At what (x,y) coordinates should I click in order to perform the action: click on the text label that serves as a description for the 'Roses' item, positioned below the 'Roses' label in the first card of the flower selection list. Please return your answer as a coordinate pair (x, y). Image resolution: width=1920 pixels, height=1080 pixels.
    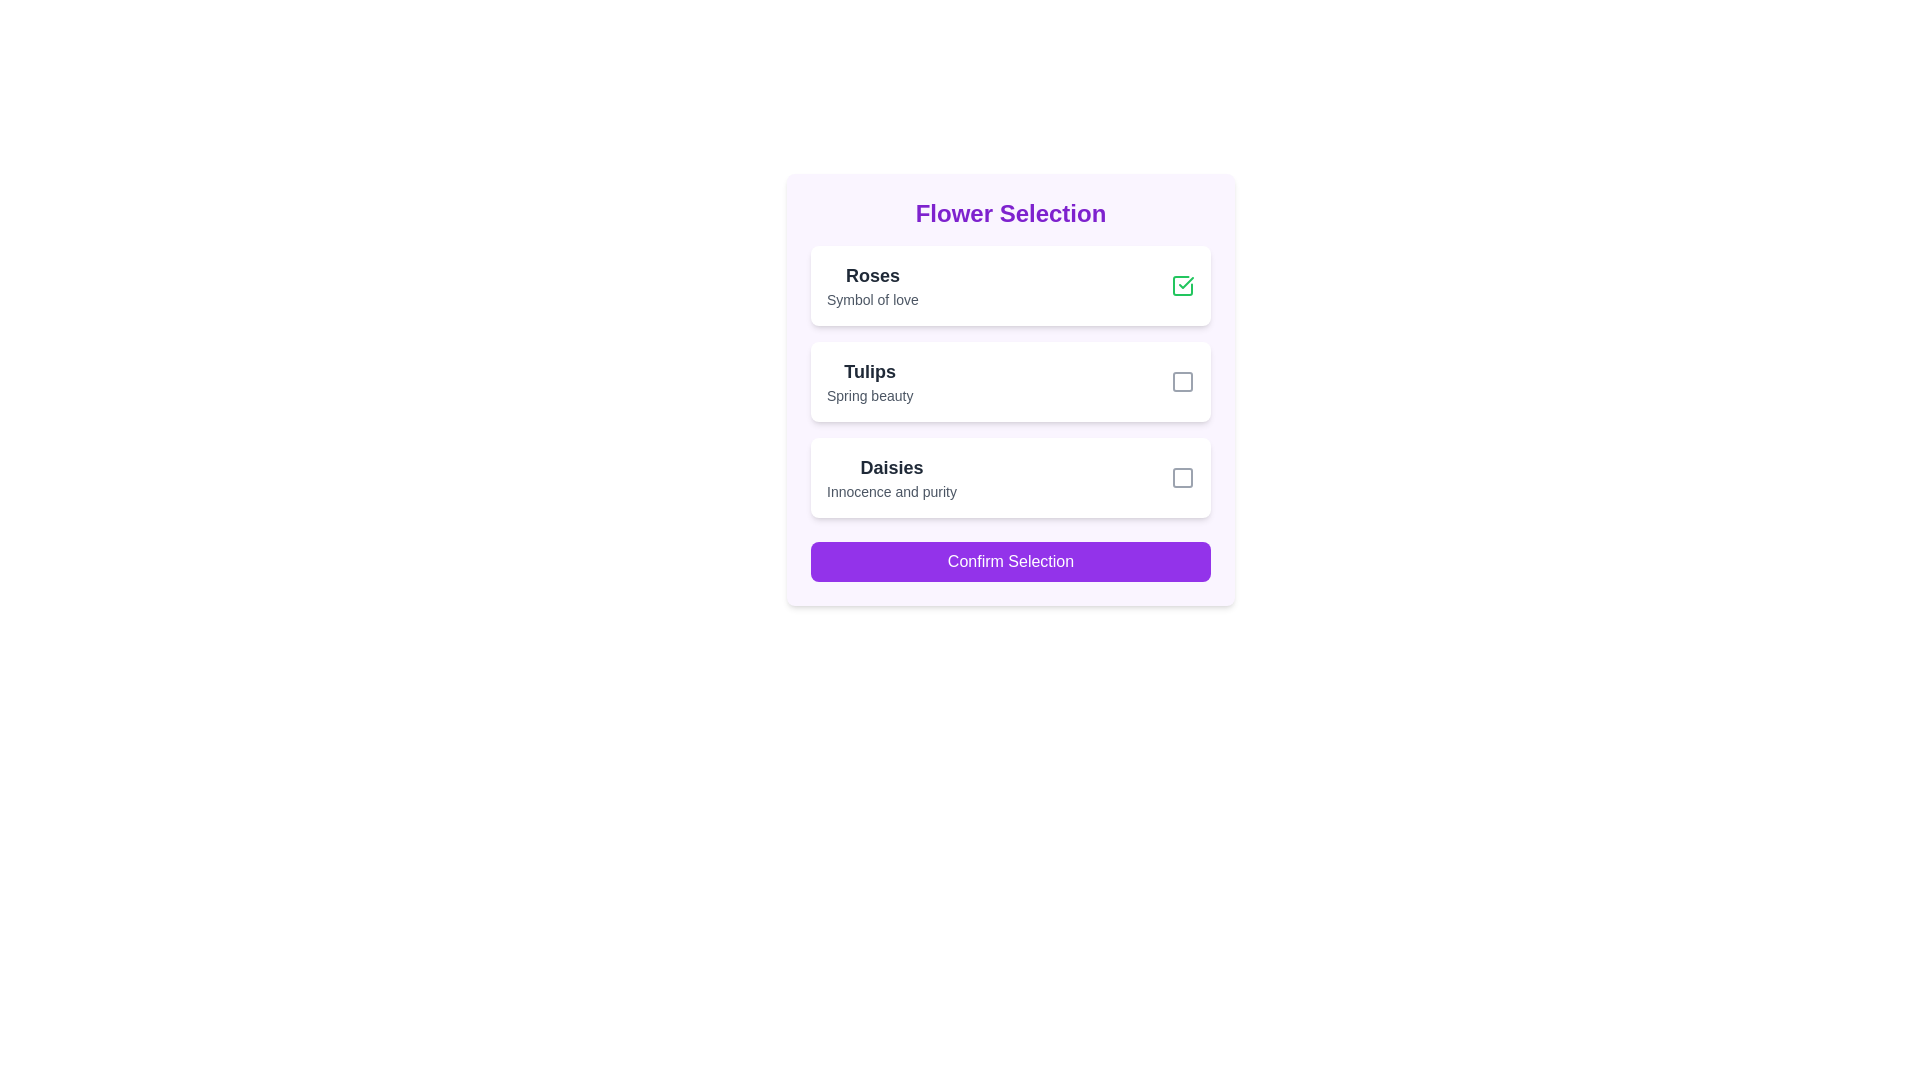
    Looking at the image, I should click on (872, 300).